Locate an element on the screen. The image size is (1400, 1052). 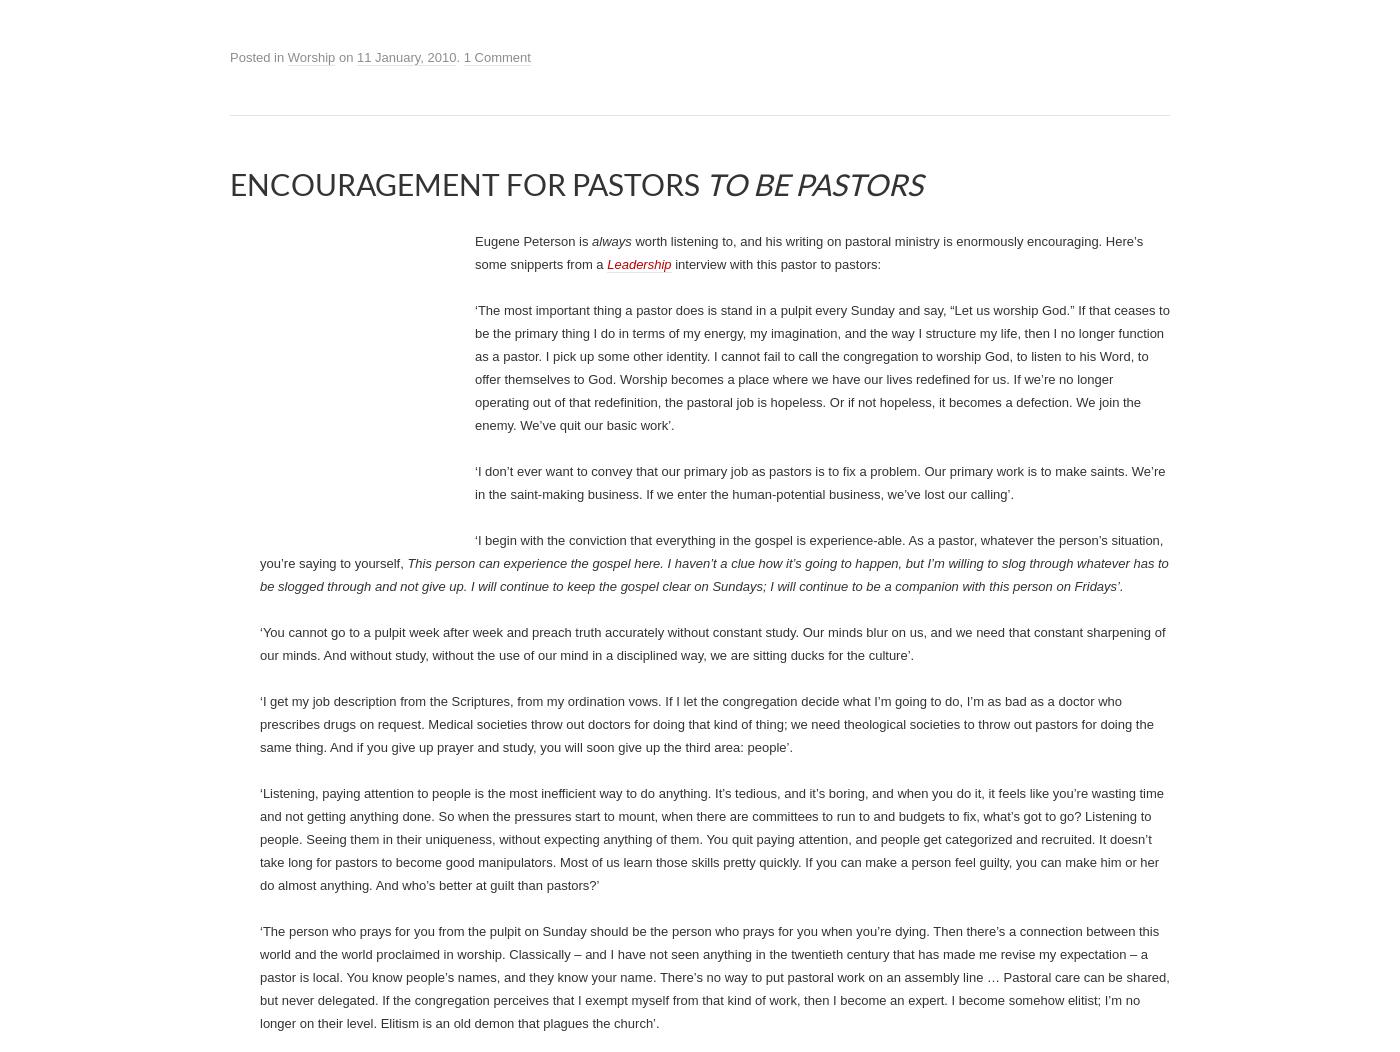
'What a pity it is and what a distress that at bottom we all fear the gods so much that we are all so religious and full of endeavor, and yet understand so little of this sacrifice, of giving ourselves, our bodies, as sacrifices into the power of God. Oh, how would the doors that are now closed to us open – all the doors of sin and care before which we so helplessly stand; the doors of persons we do not understand nor they us; the doors of sad social conditions that we presently cannot change – how would truth and salvation come to light, how would the change of things that we wish for happen, if we would only break out of all our so-called worship of God, our religions, convictions, and endeavors! We would break out of all these prisons, over which is written, “My intentions are good,” and instead enter into what God intends, into that reasonable worship of God in Spirit and in truth. This is what the Bible places before us in such a great, natural, and healthy way!’ – Karl Barth and William H. Willimon,' is located at coordinates (714, 267).